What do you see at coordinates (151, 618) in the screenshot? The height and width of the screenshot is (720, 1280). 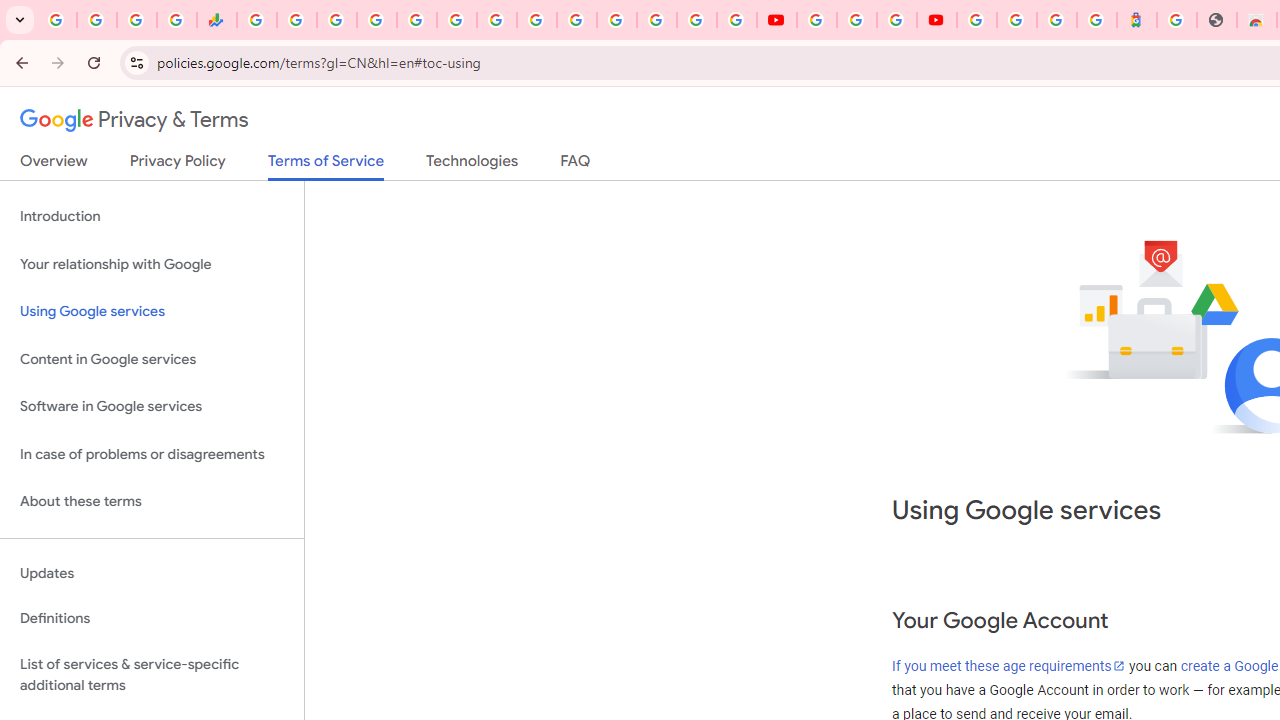 I see `'Definitions'` at bounding box center [151, 618].